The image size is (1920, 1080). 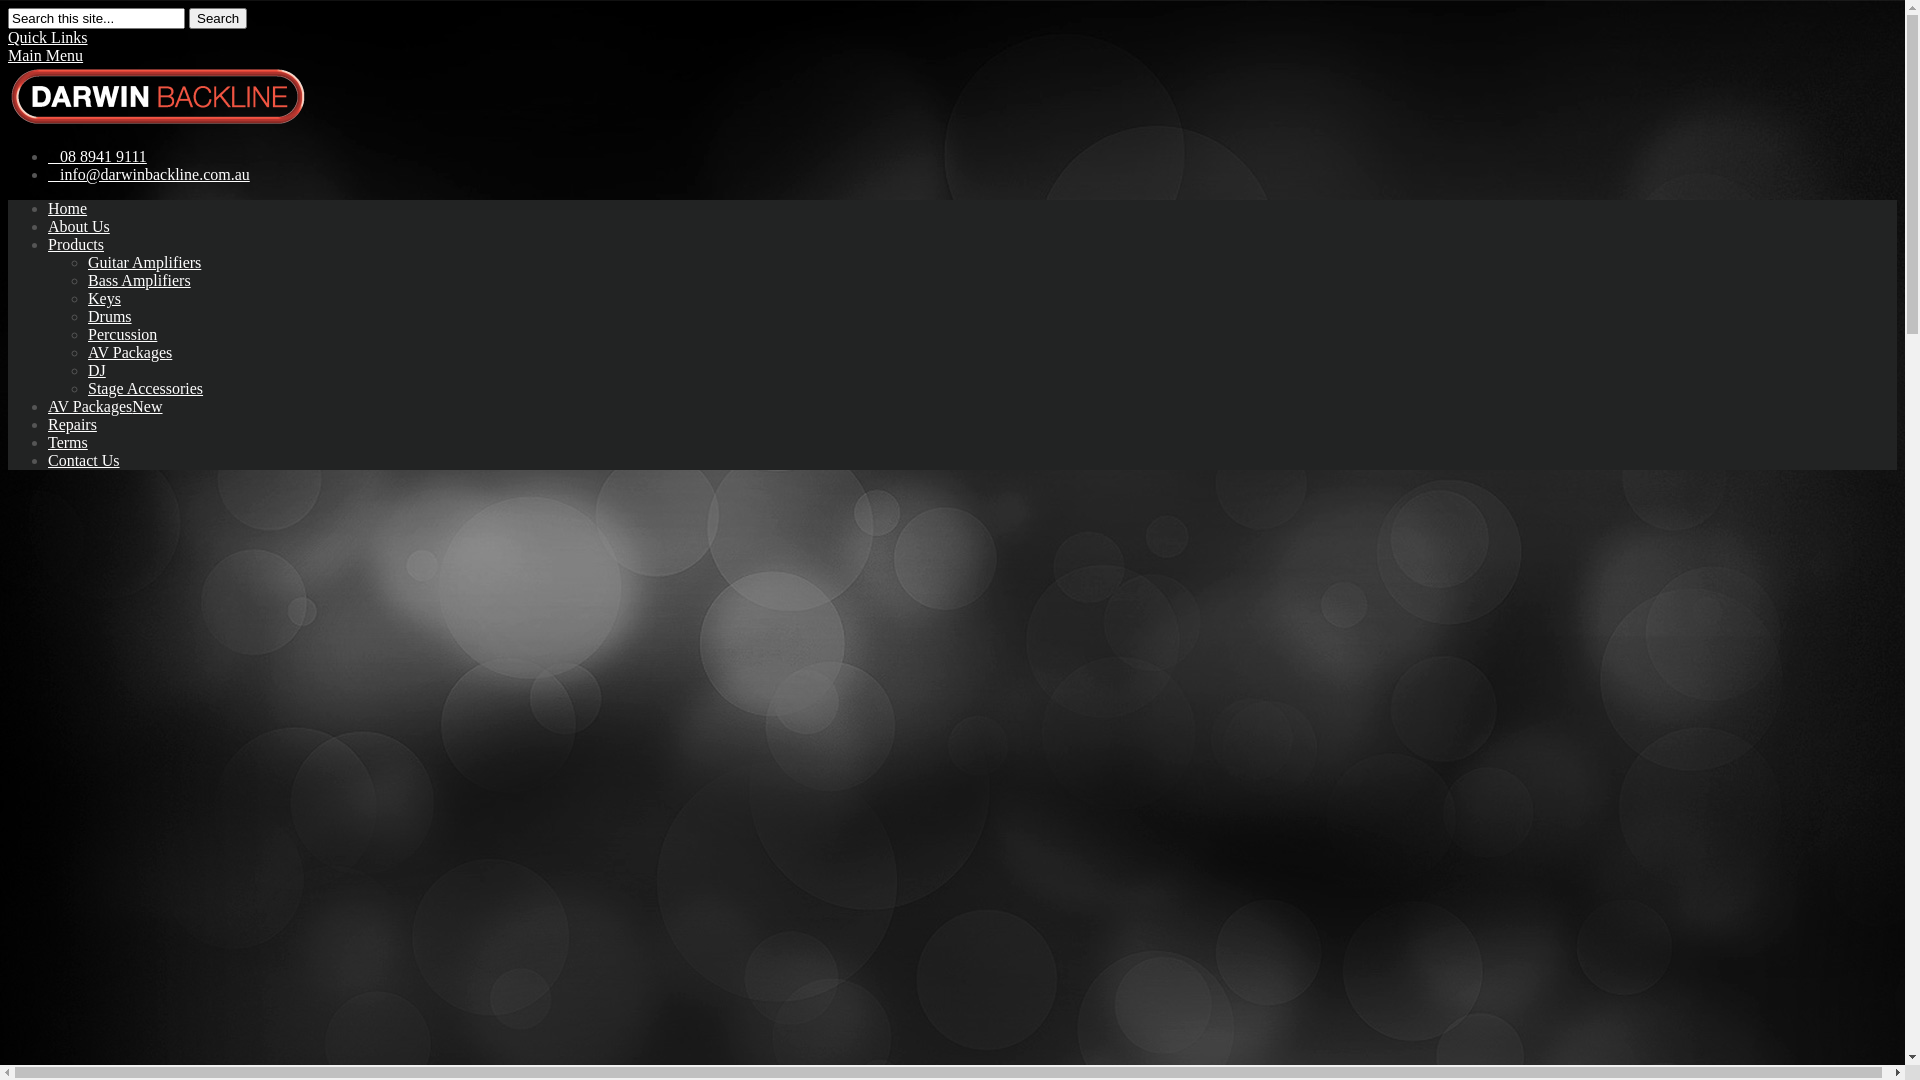 What do you see at coordinates (72, 423) in the screenshot?
I see `'Repairs'` at bounding box center [72, 423].